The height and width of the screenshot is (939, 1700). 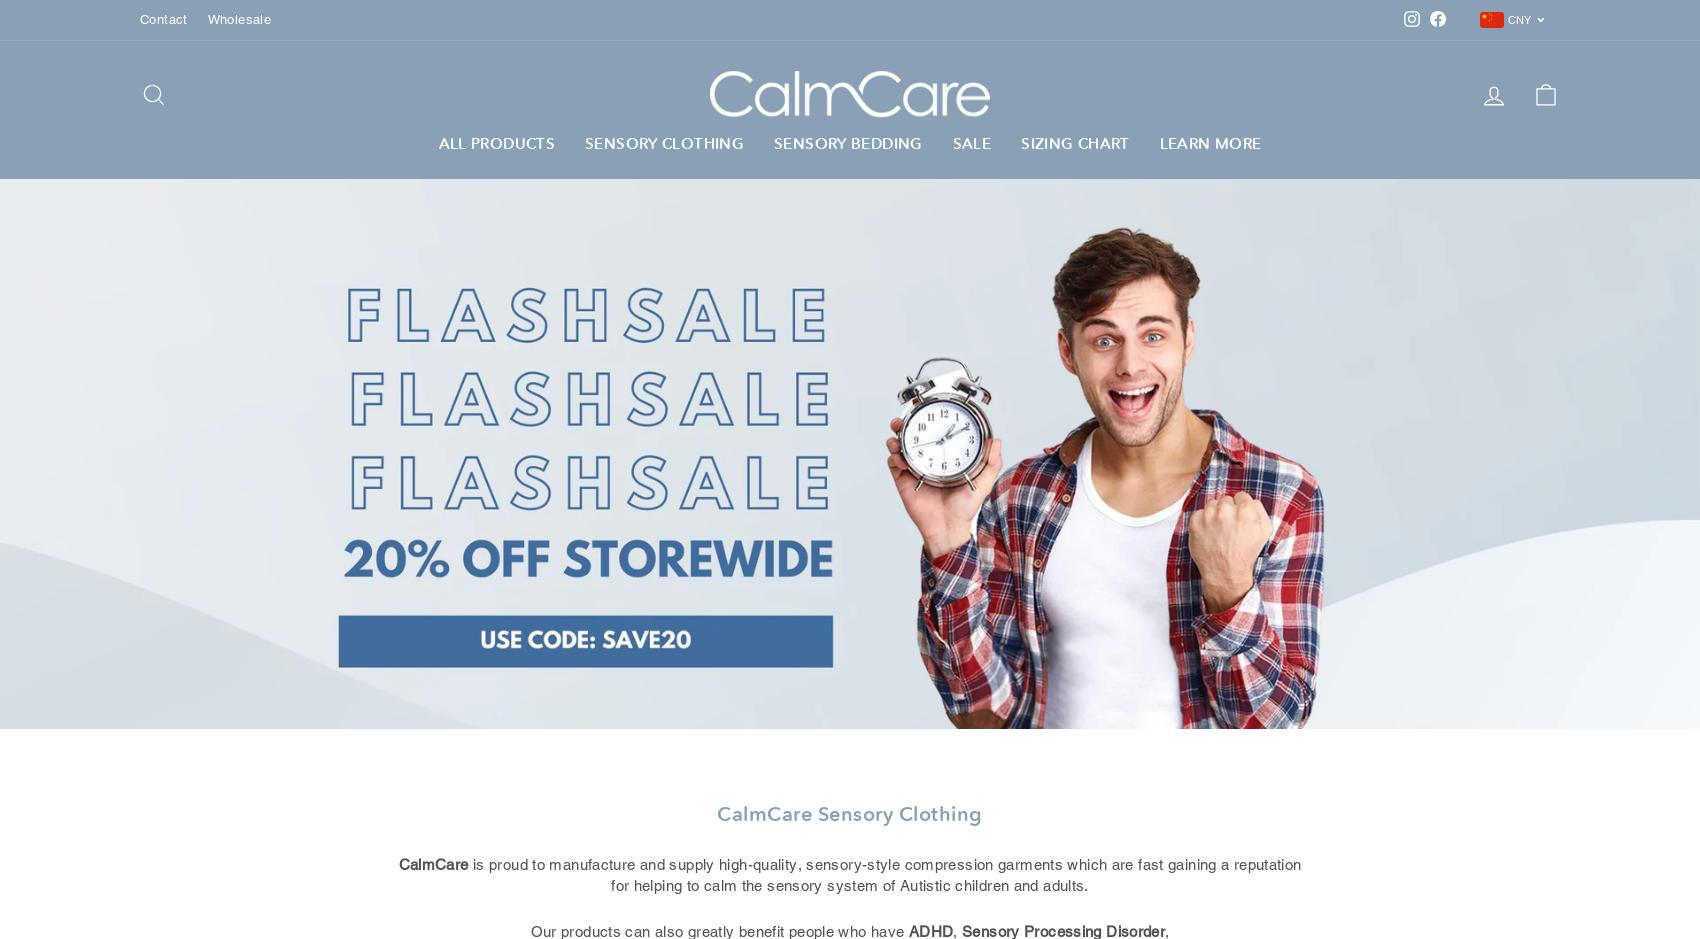 What do you see at coordinates (583, 142) in the screenshot?
I see `'Sensory Clothing'` at bounding box center [583, 142].